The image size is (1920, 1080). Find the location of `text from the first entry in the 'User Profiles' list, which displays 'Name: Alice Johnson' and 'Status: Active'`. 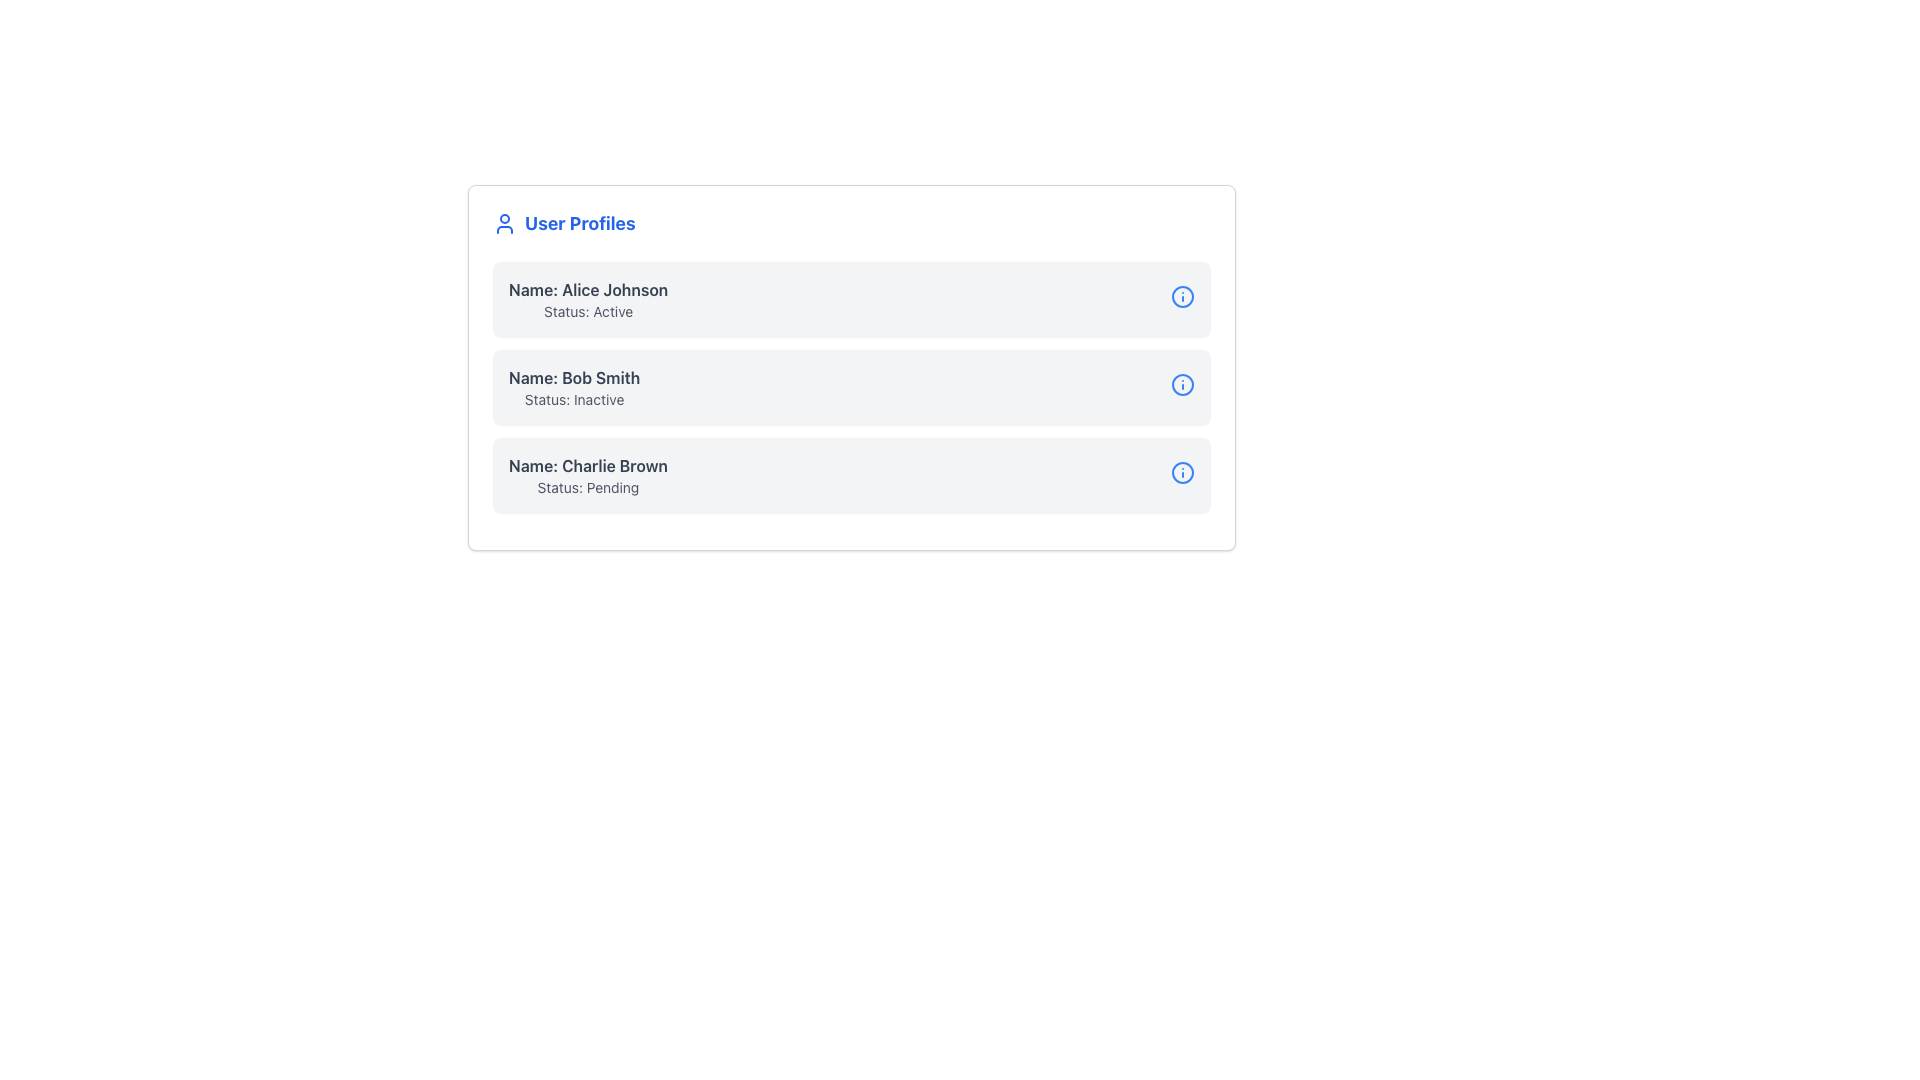

text from the first entry in the 'User Profiles' list, which displays 'Name: Alice Johnson' and 'Status: Active' is located at coordinates (587, 300).